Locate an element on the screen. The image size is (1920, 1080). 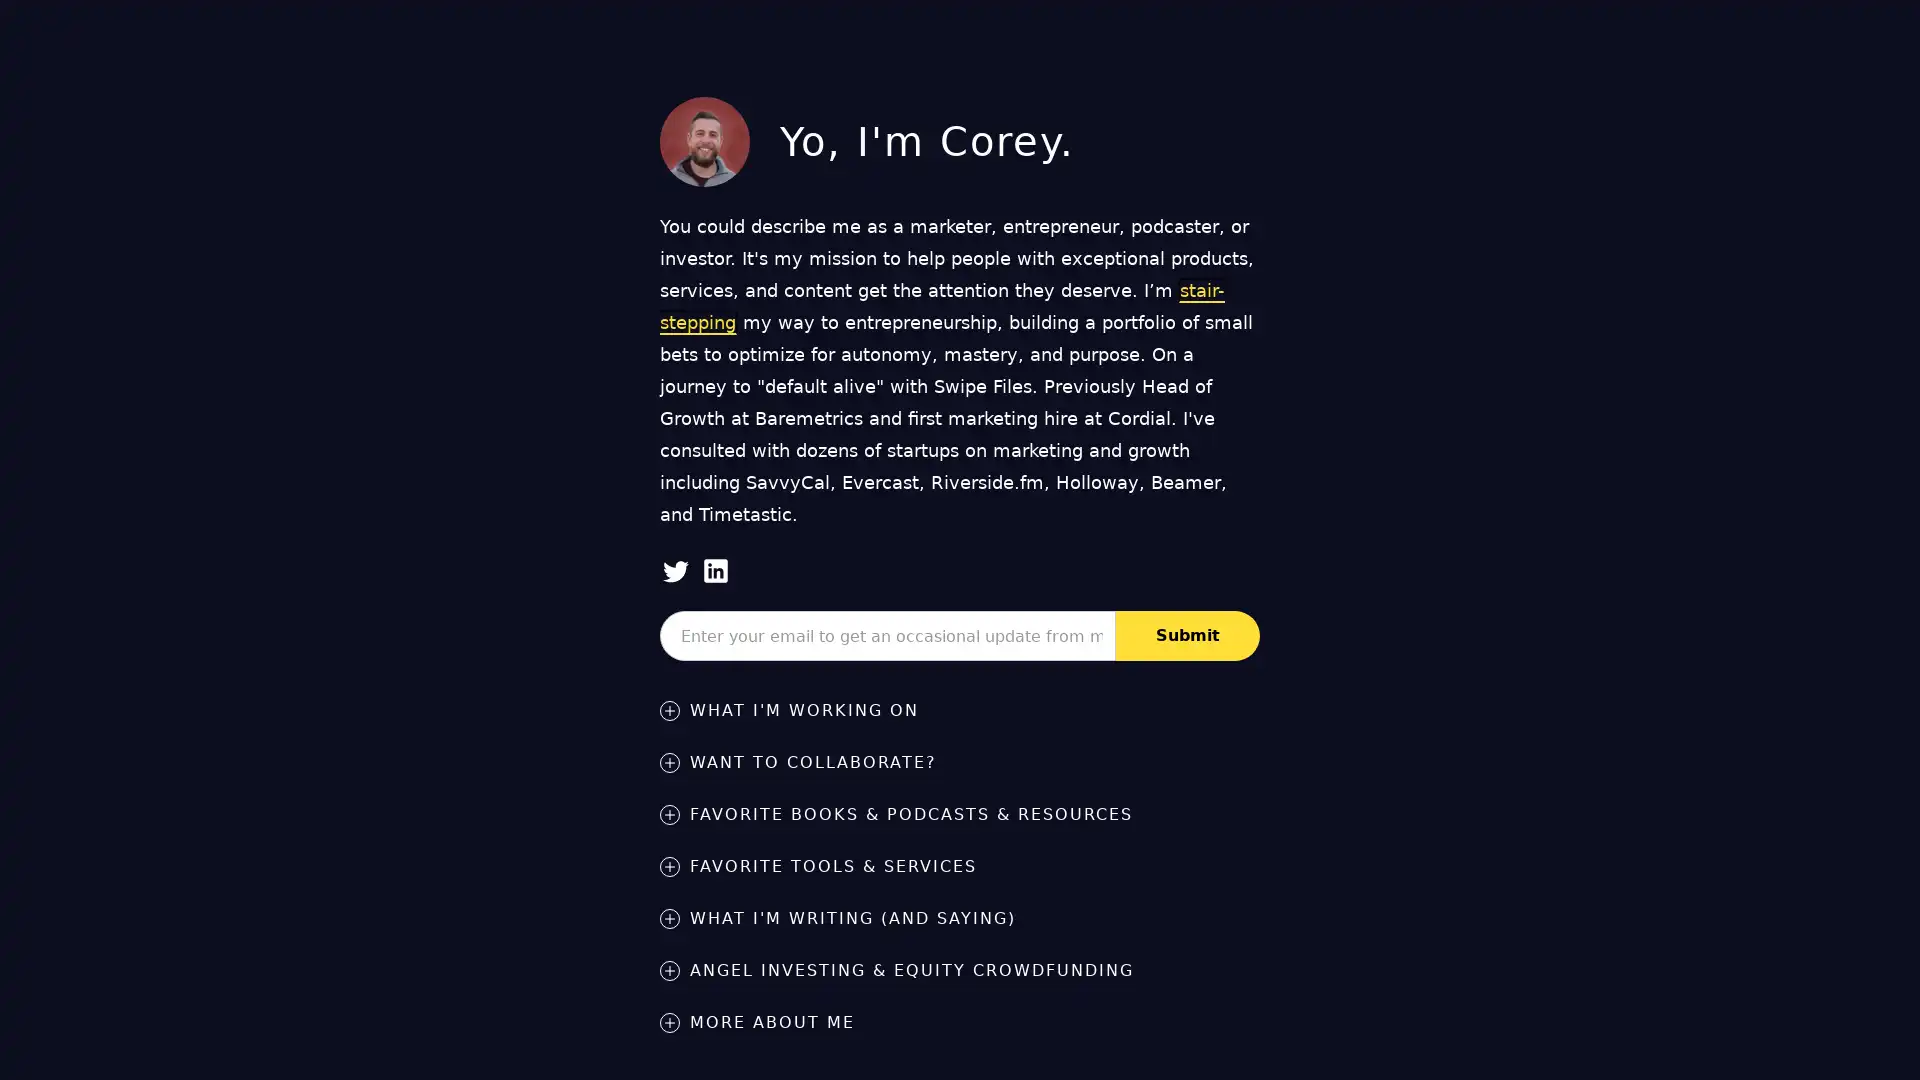
Submit is located at coordinates (1188, 636).